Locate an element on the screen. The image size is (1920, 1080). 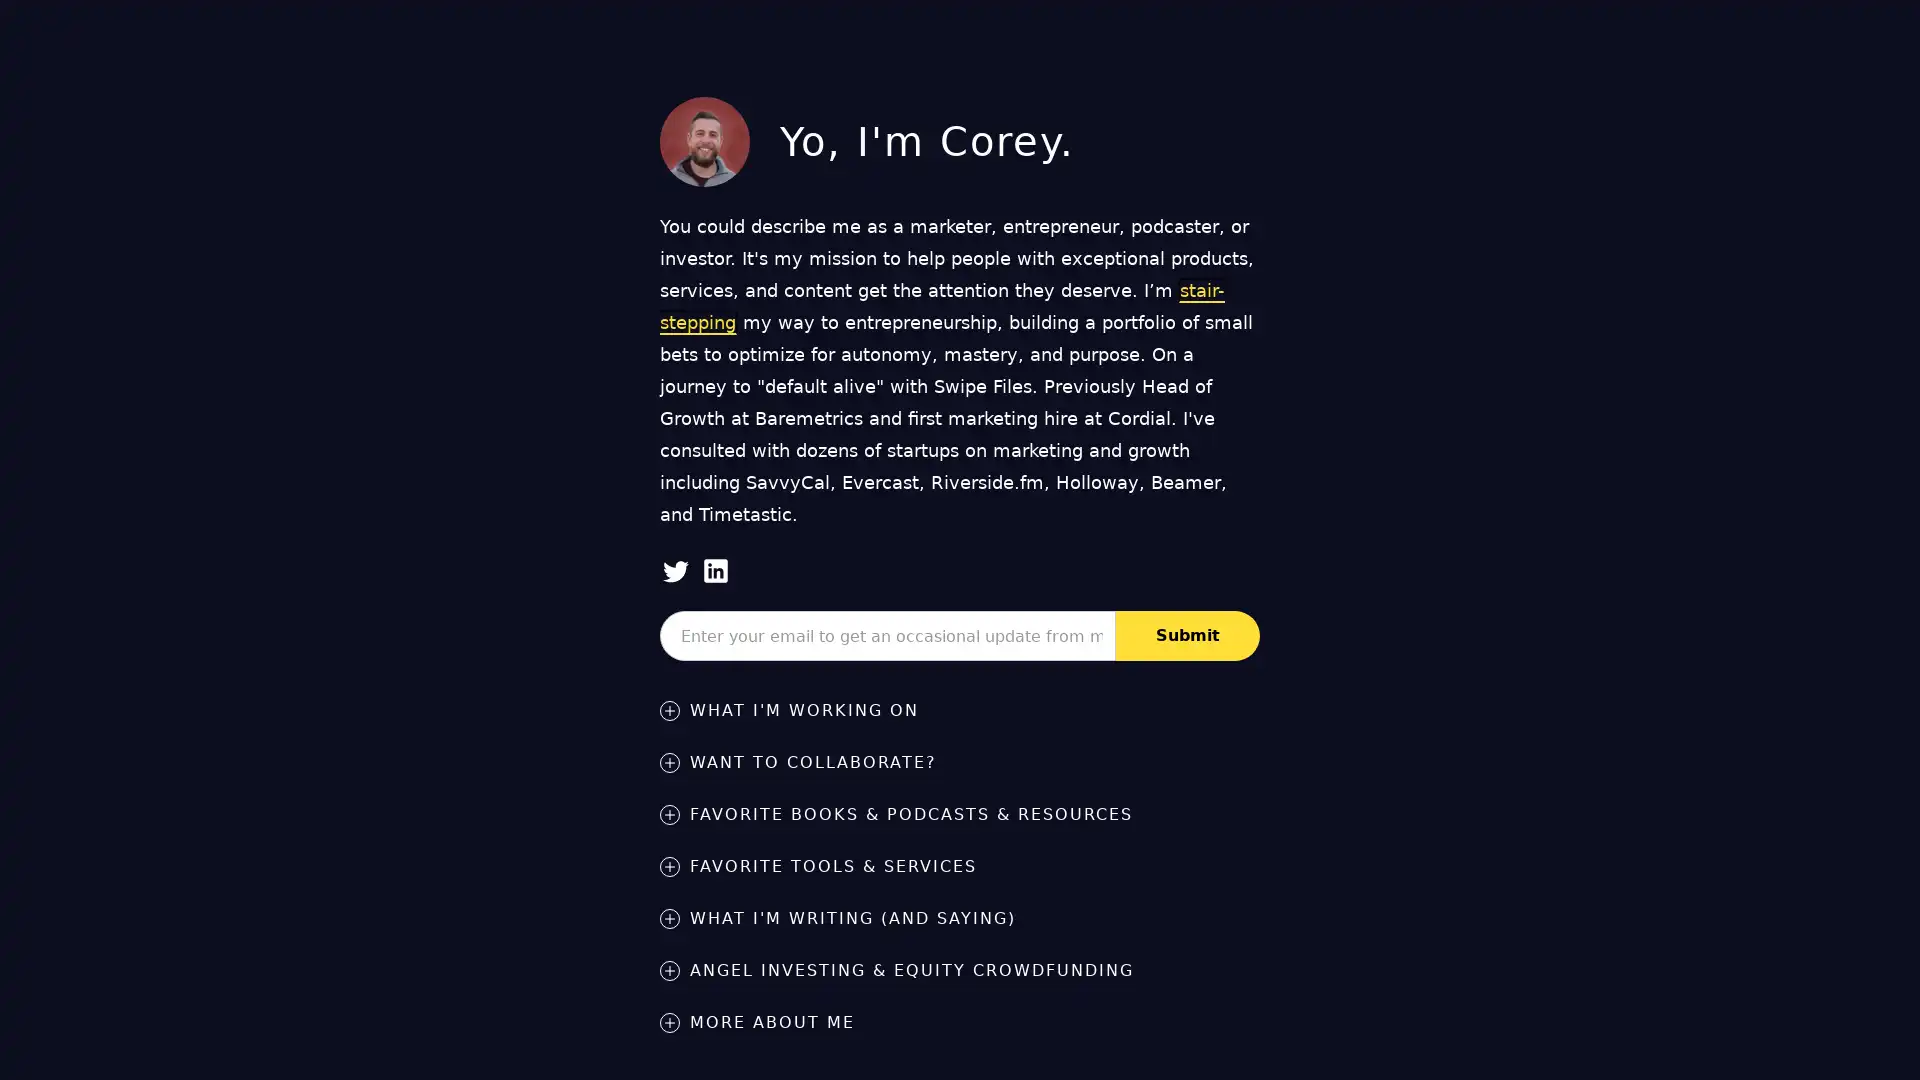
Submit is located at coordinates (1188, 636).